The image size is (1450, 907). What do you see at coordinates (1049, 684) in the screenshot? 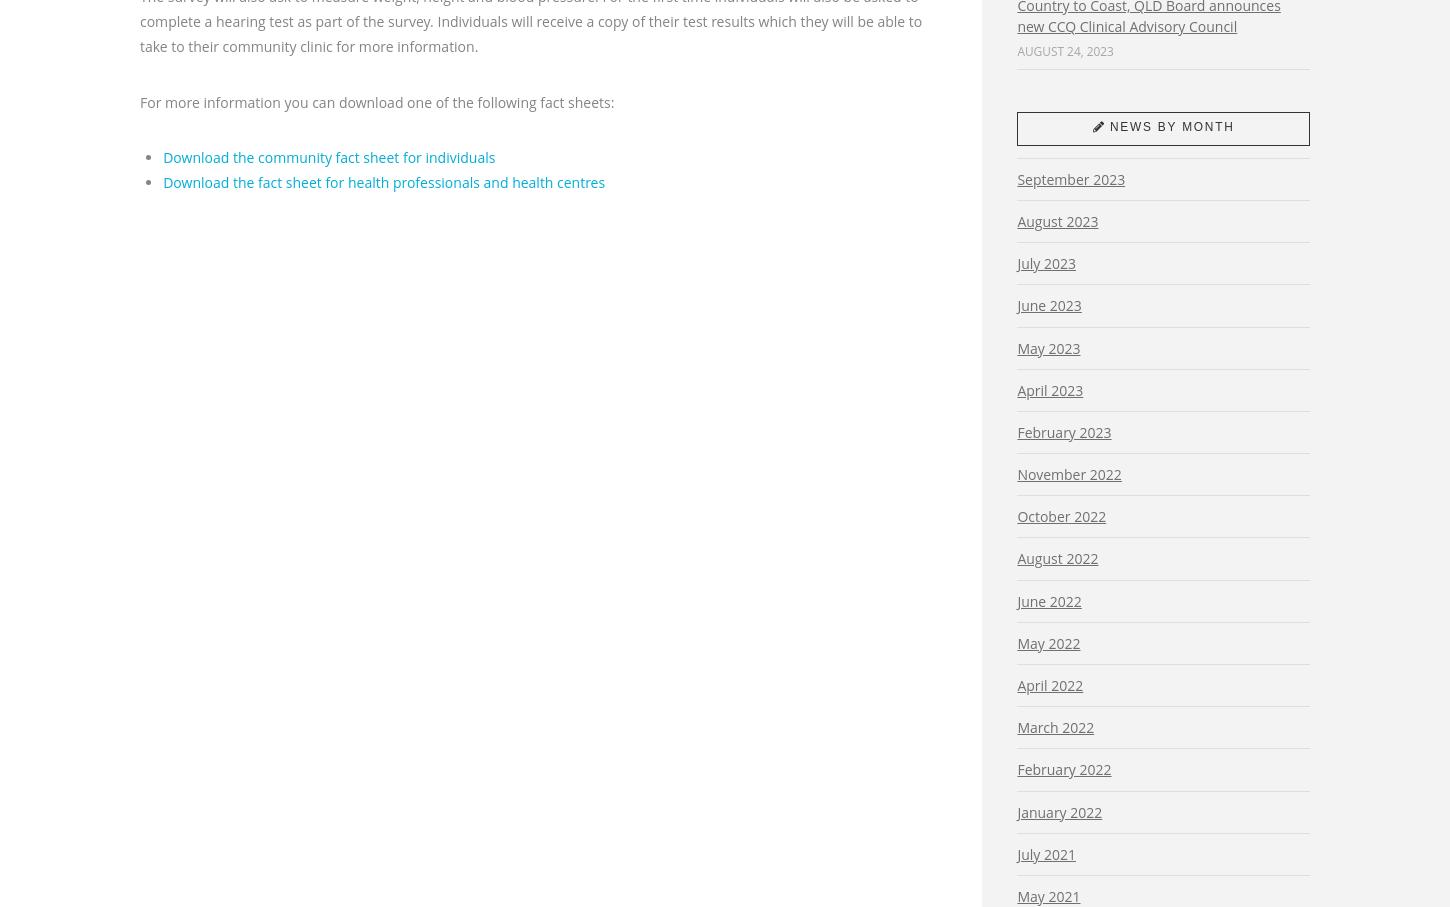
I see `'April 2022'` at bounding box center [1049, 684].